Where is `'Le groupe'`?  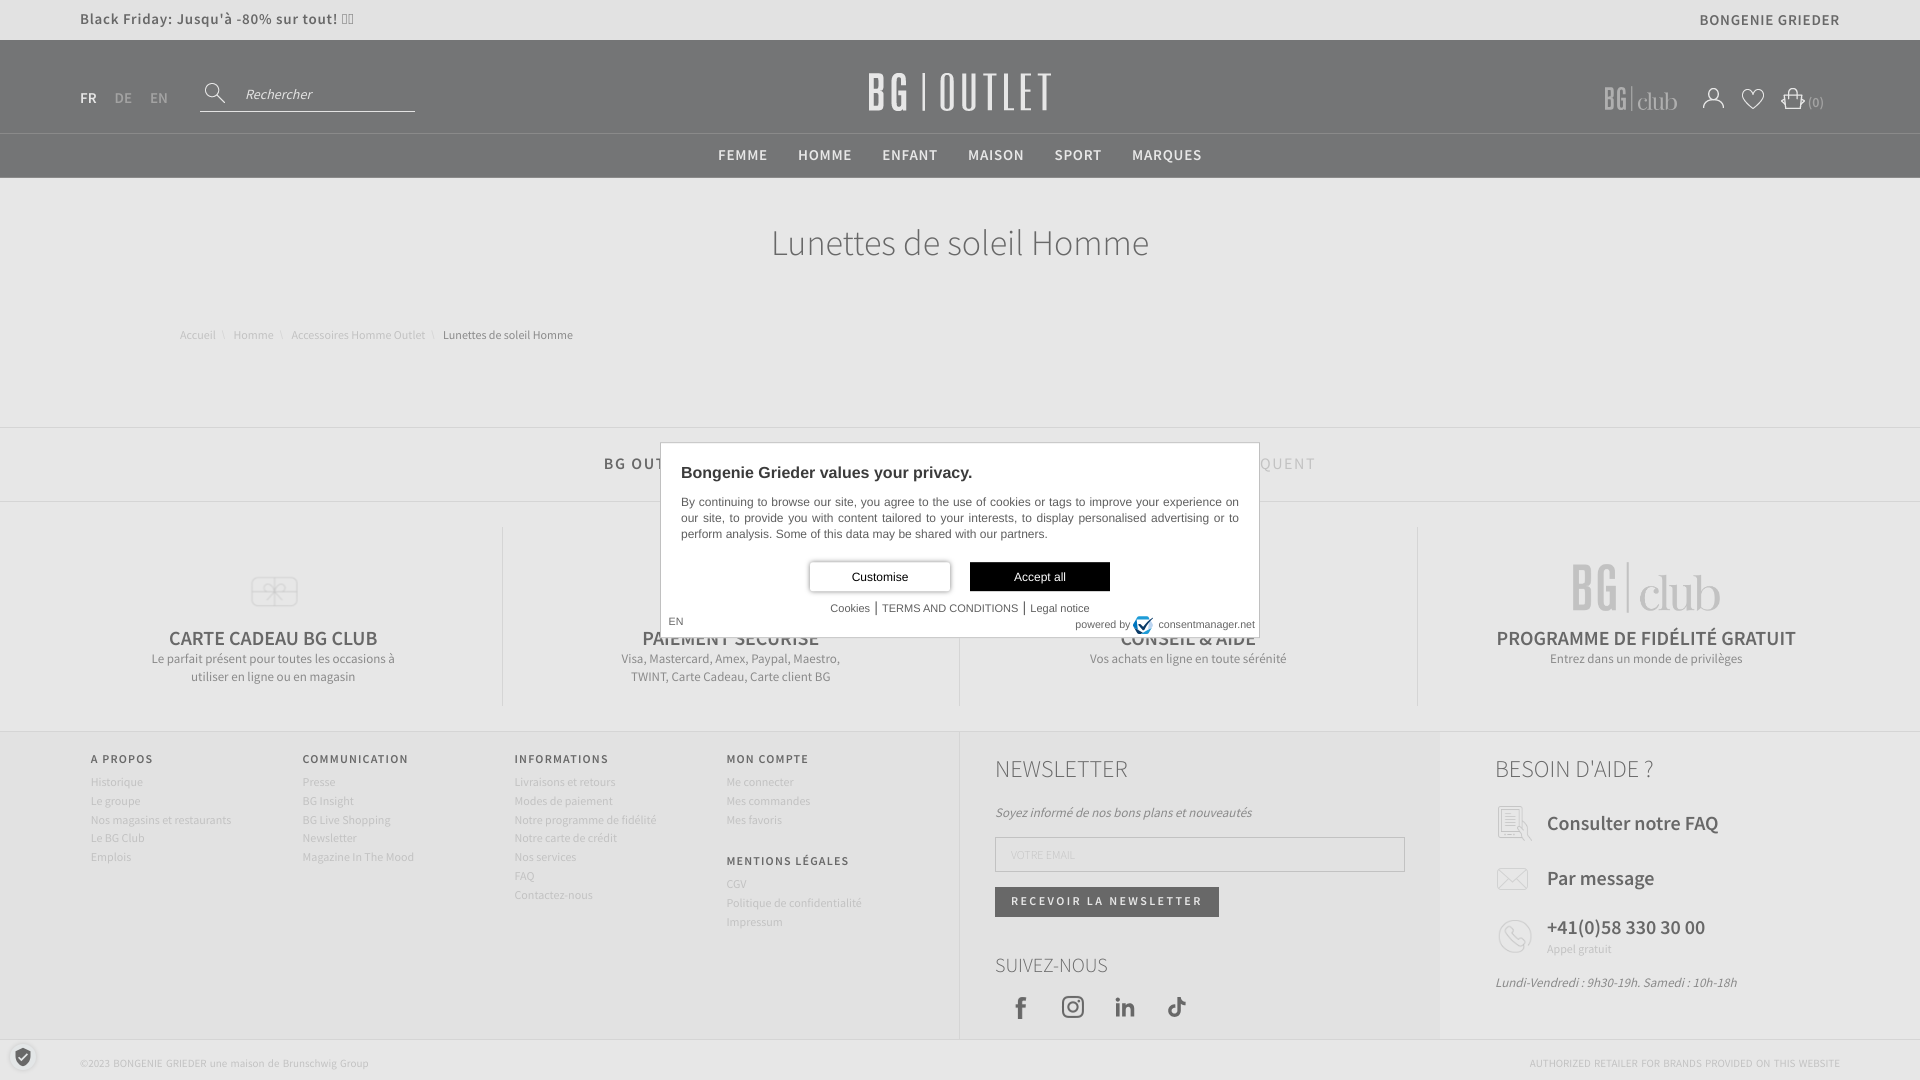
'Le groupe' is located at coordinates (90, 800).